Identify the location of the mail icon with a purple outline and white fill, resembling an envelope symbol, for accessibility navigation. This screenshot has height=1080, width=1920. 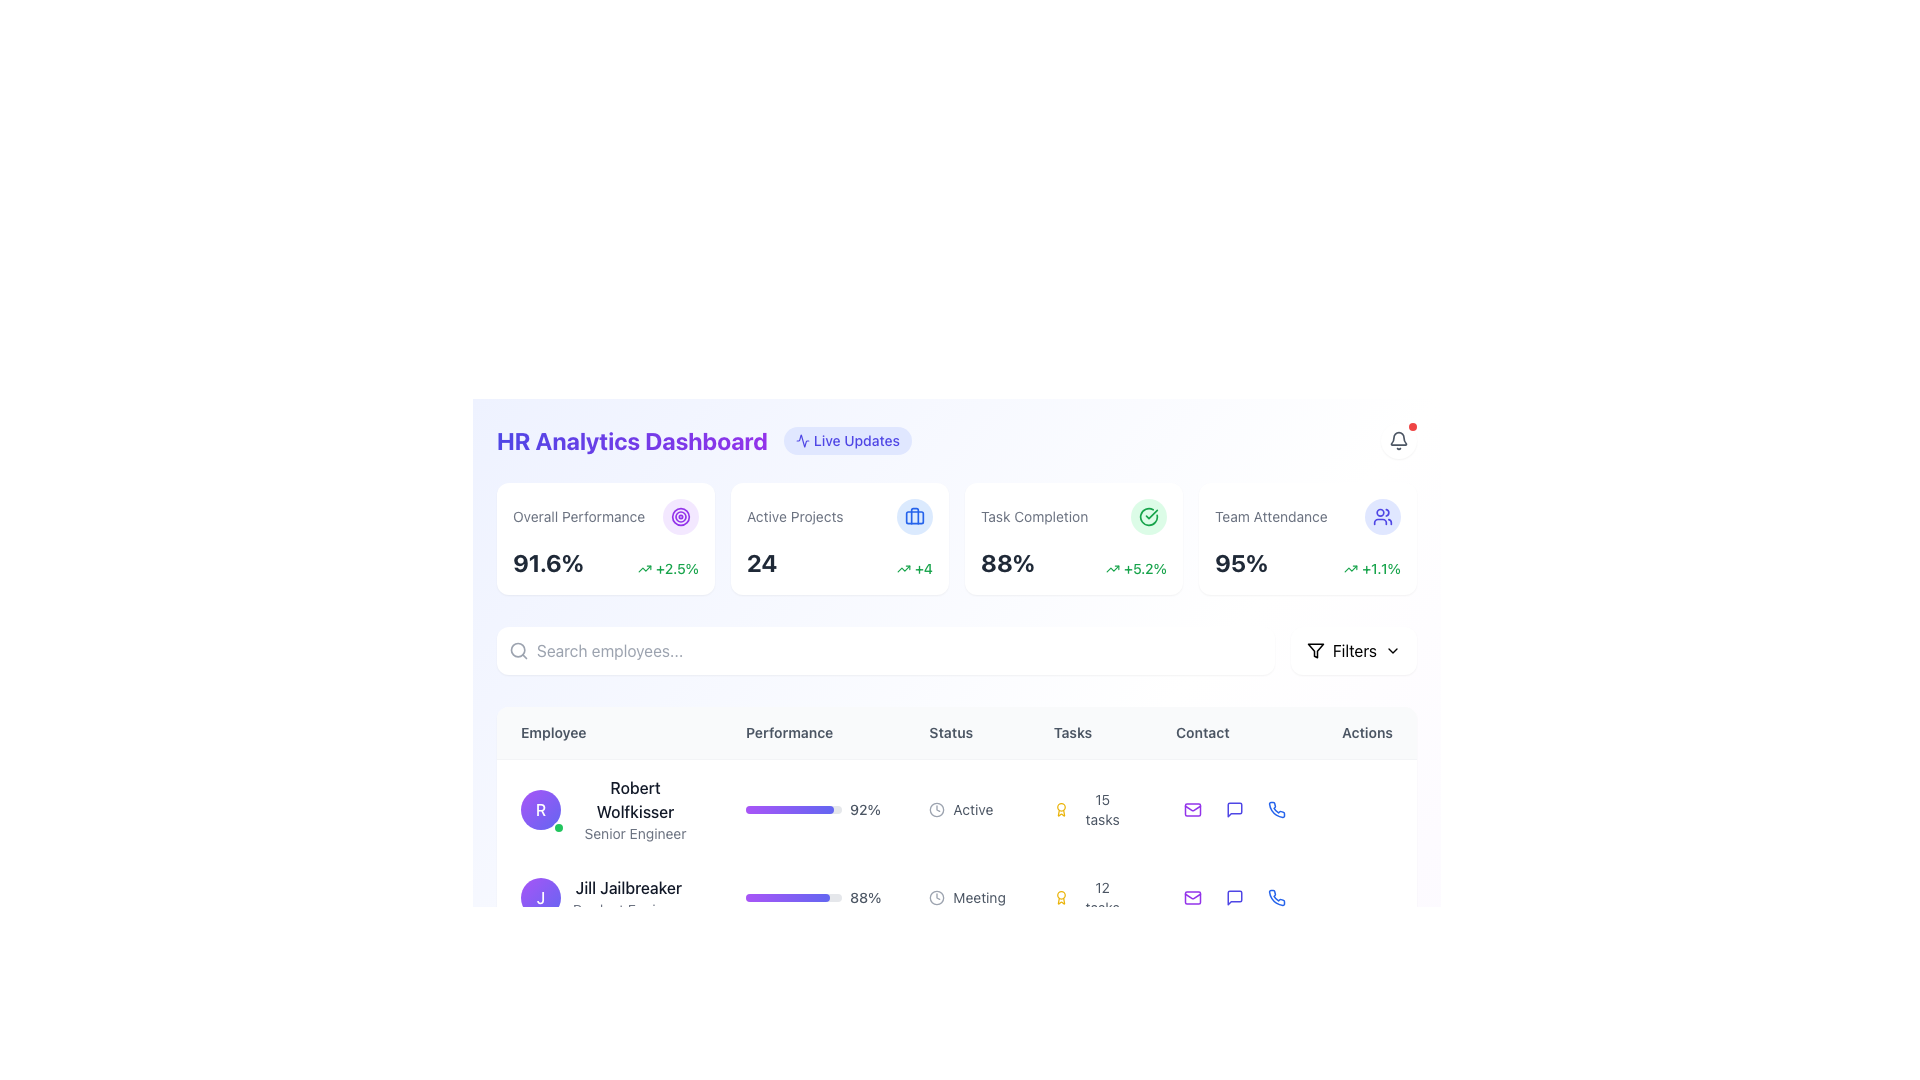
(1193, 897).